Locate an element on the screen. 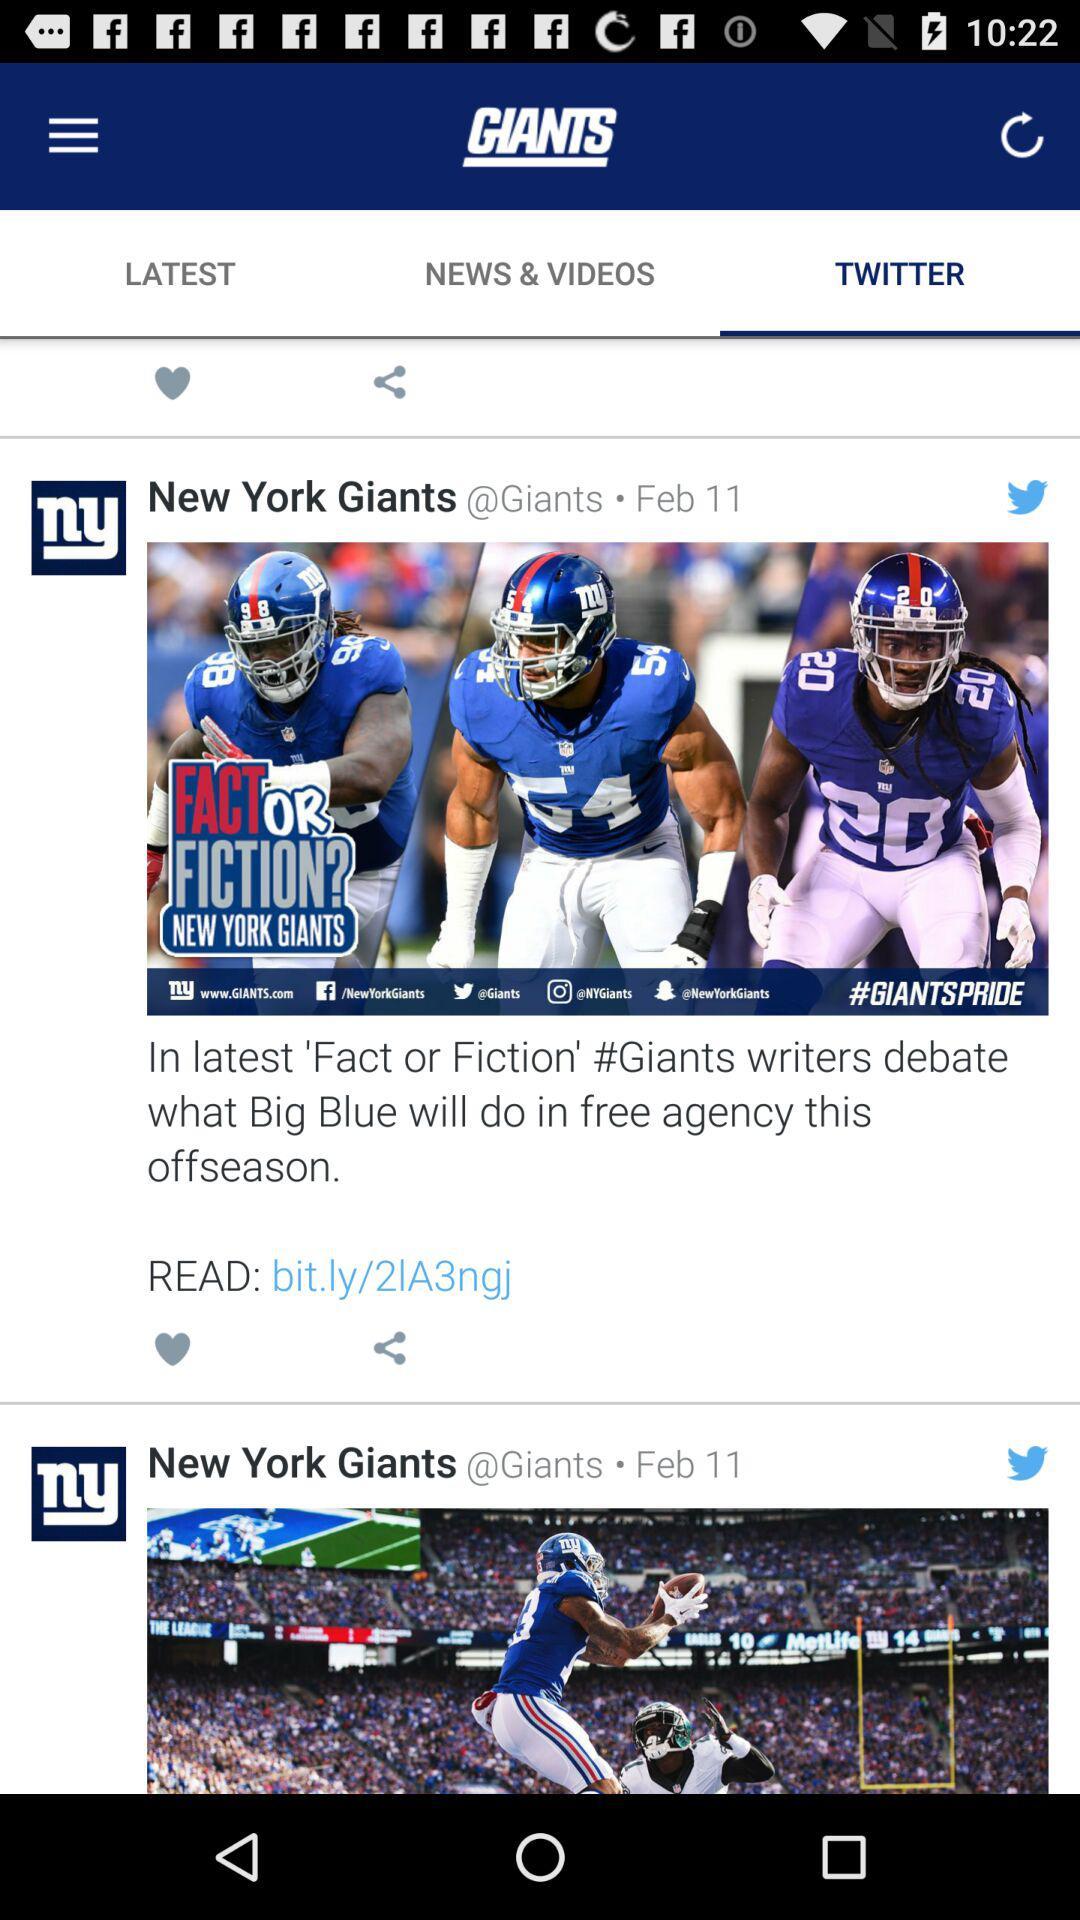  the image contains a description of the article is located at coordinates (596, 777).